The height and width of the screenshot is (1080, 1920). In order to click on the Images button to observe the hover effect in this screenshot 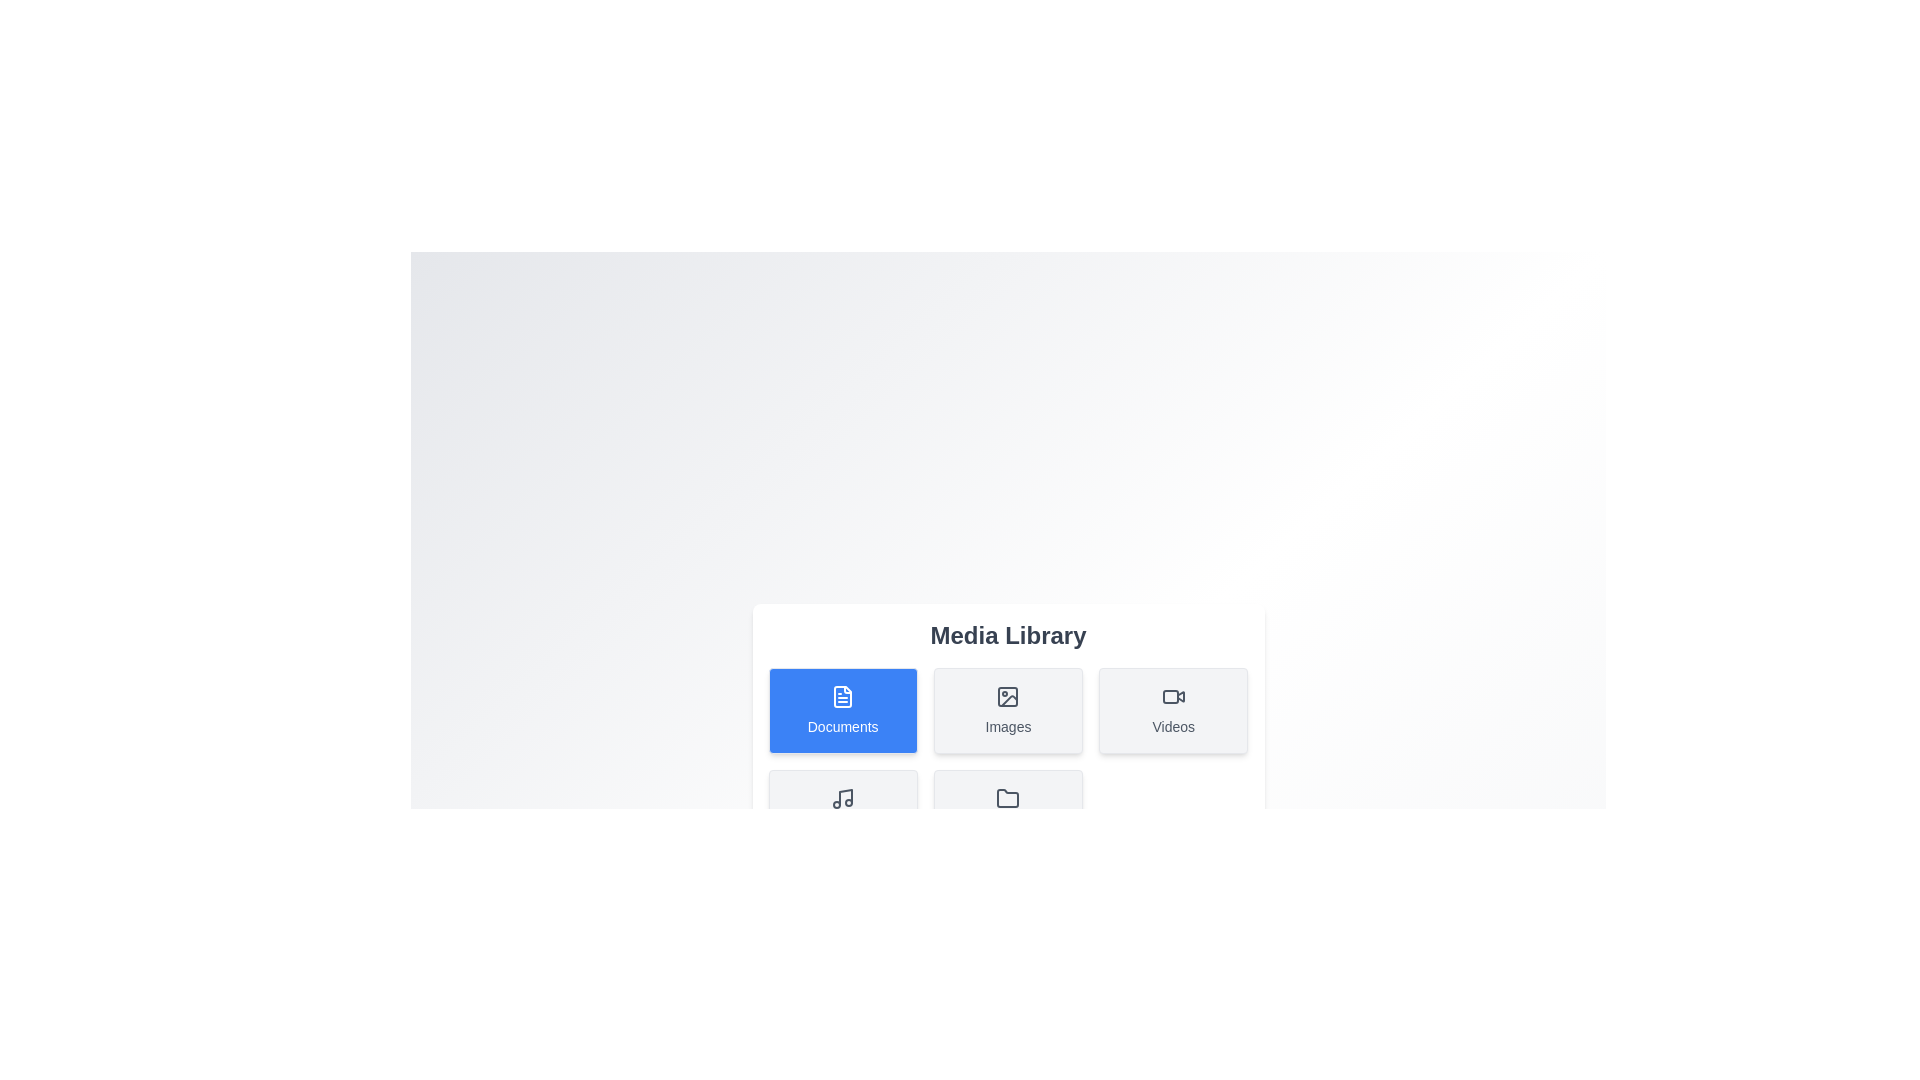, I will do `click(1008, 709)`.